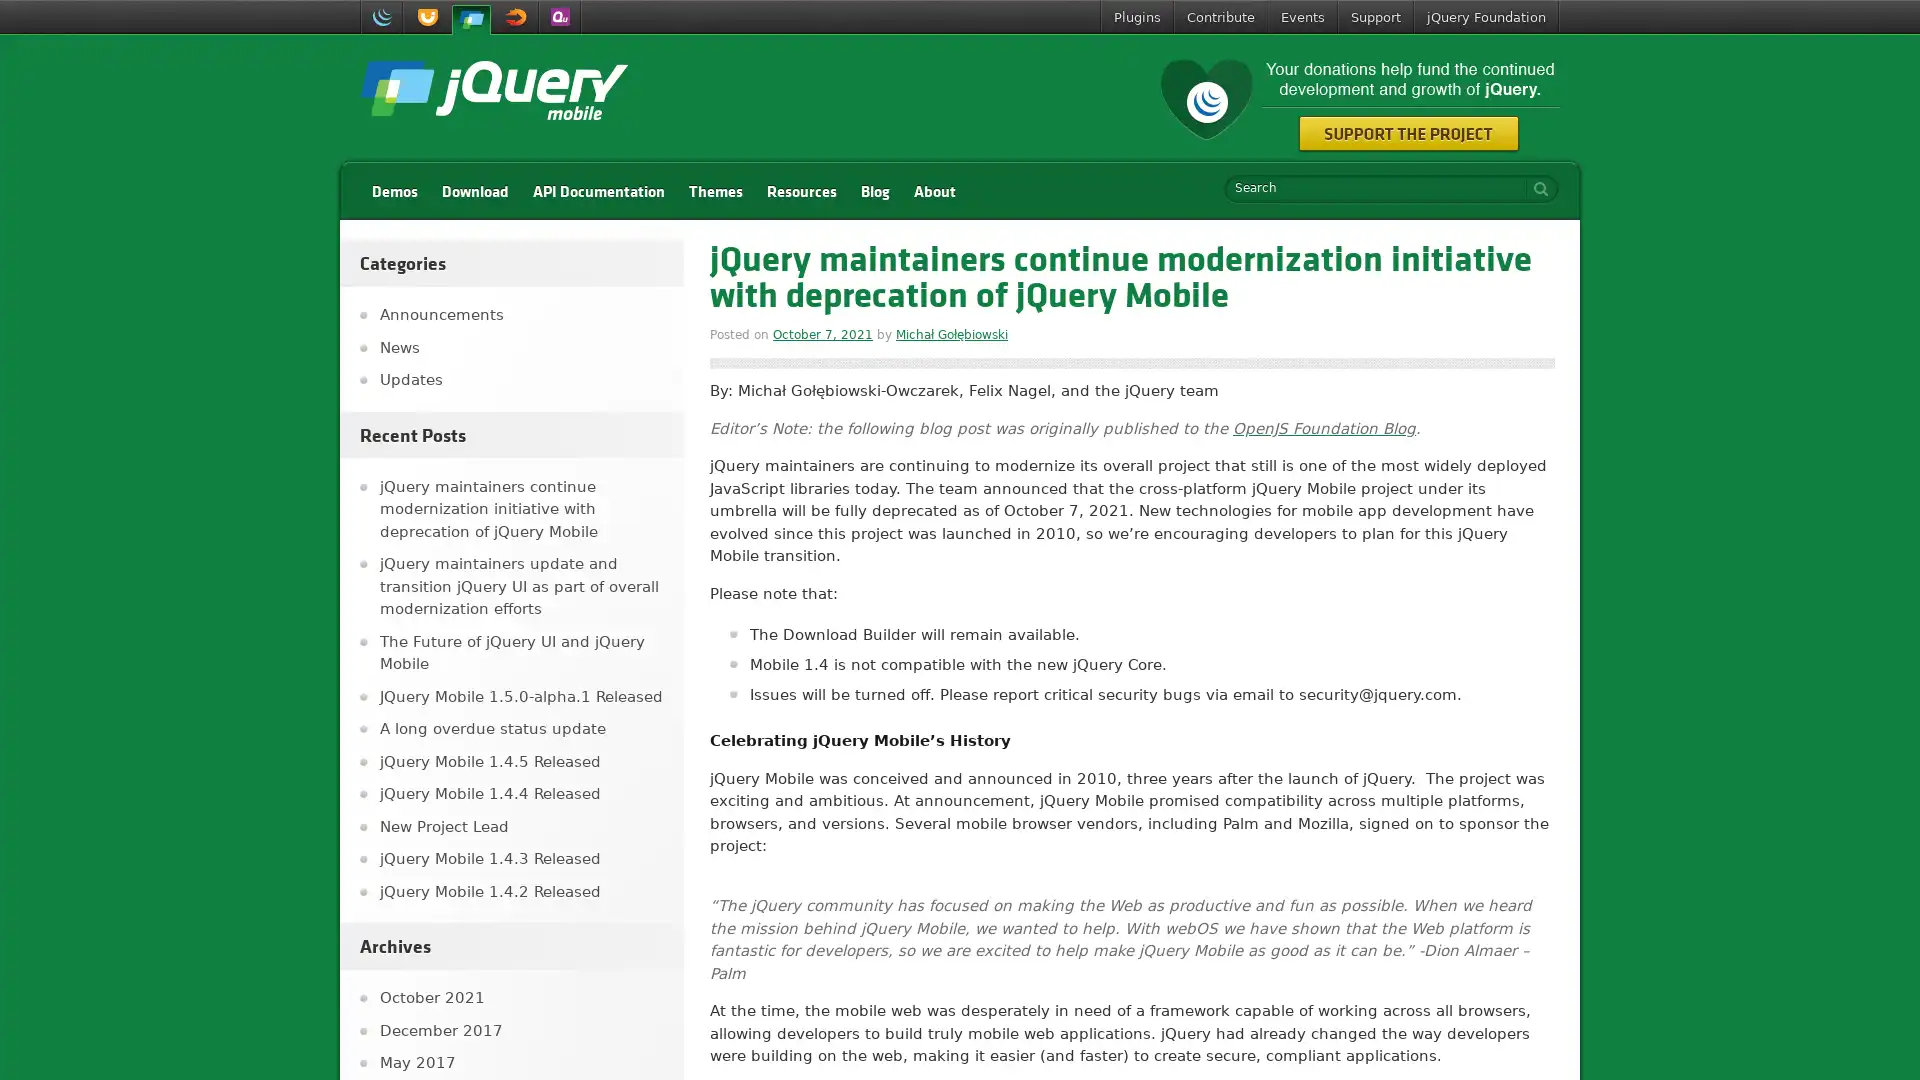  What do you see at coordinates (1535, 188) in the screenshot?
I see `search` at bounding box center [1535, 188].